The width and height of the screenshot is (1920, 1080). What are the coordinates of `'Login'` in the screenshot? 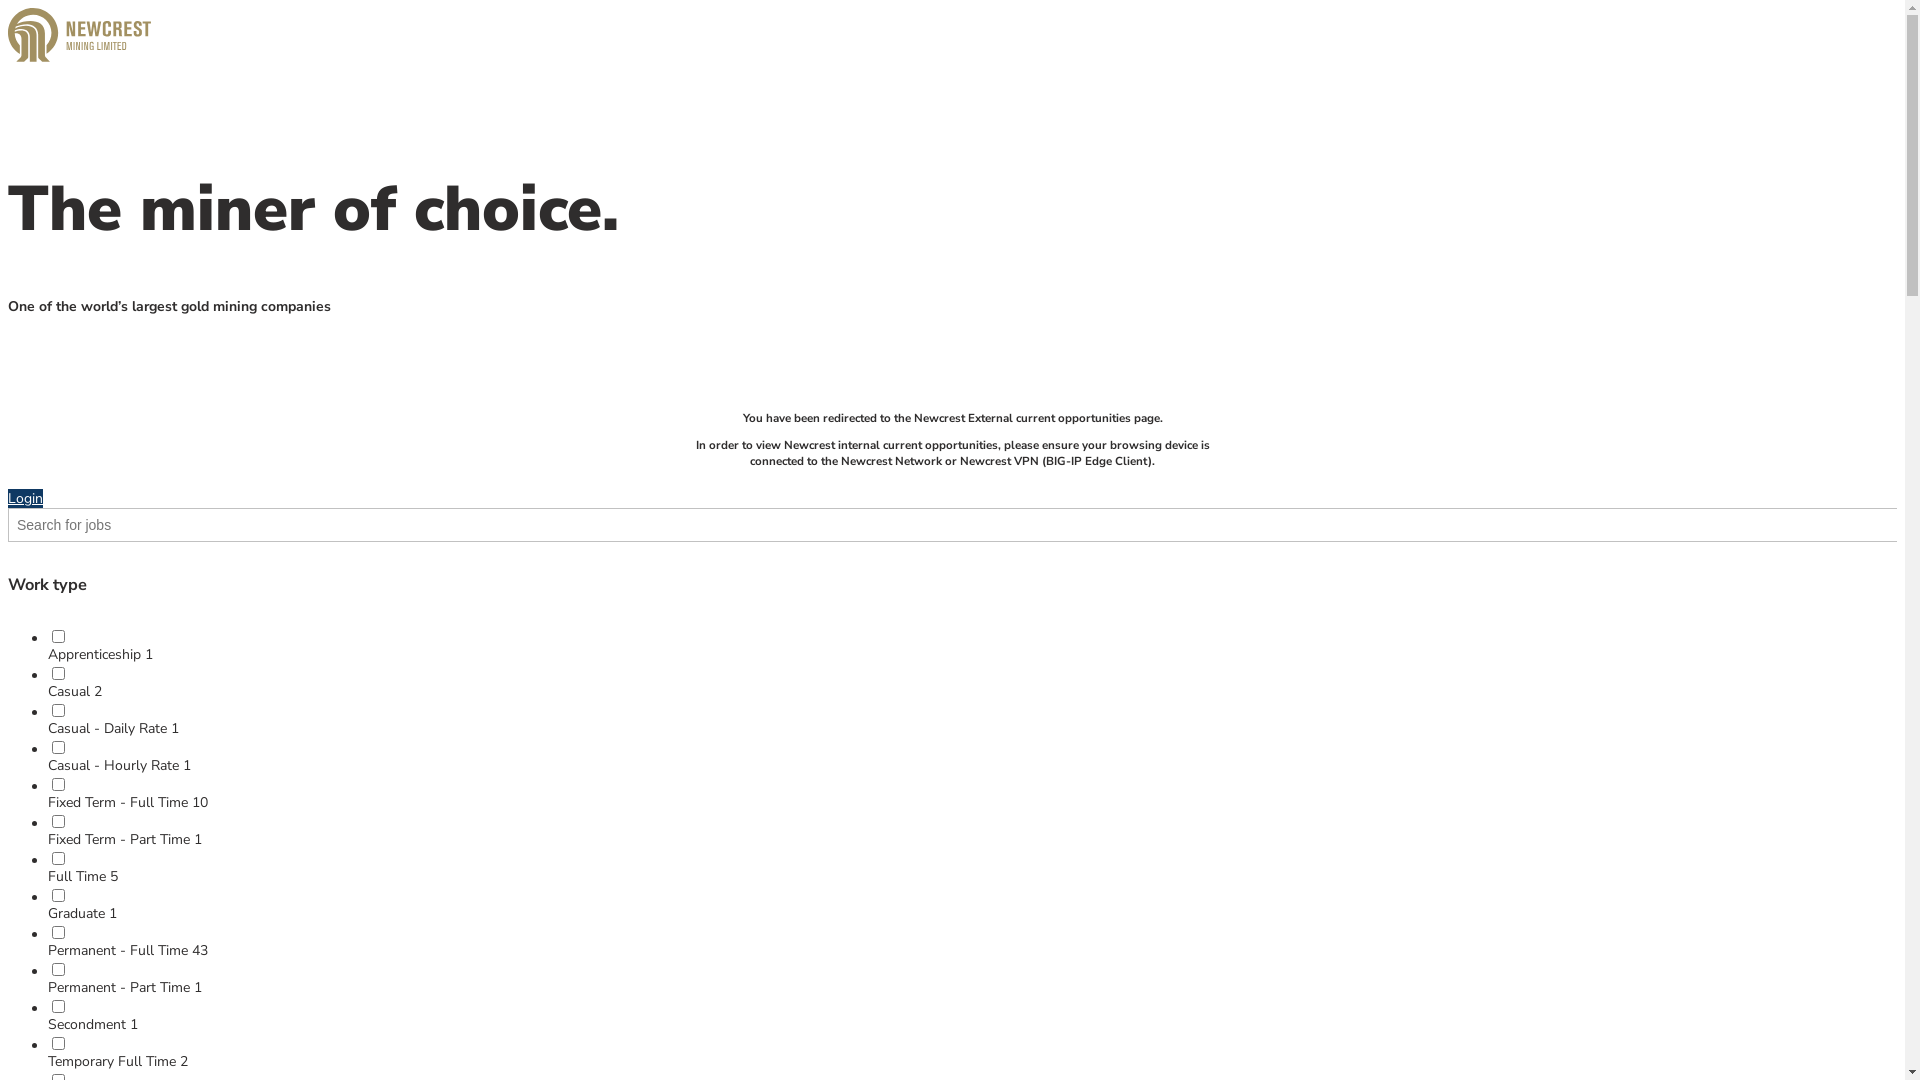 It's located at (25, 497).